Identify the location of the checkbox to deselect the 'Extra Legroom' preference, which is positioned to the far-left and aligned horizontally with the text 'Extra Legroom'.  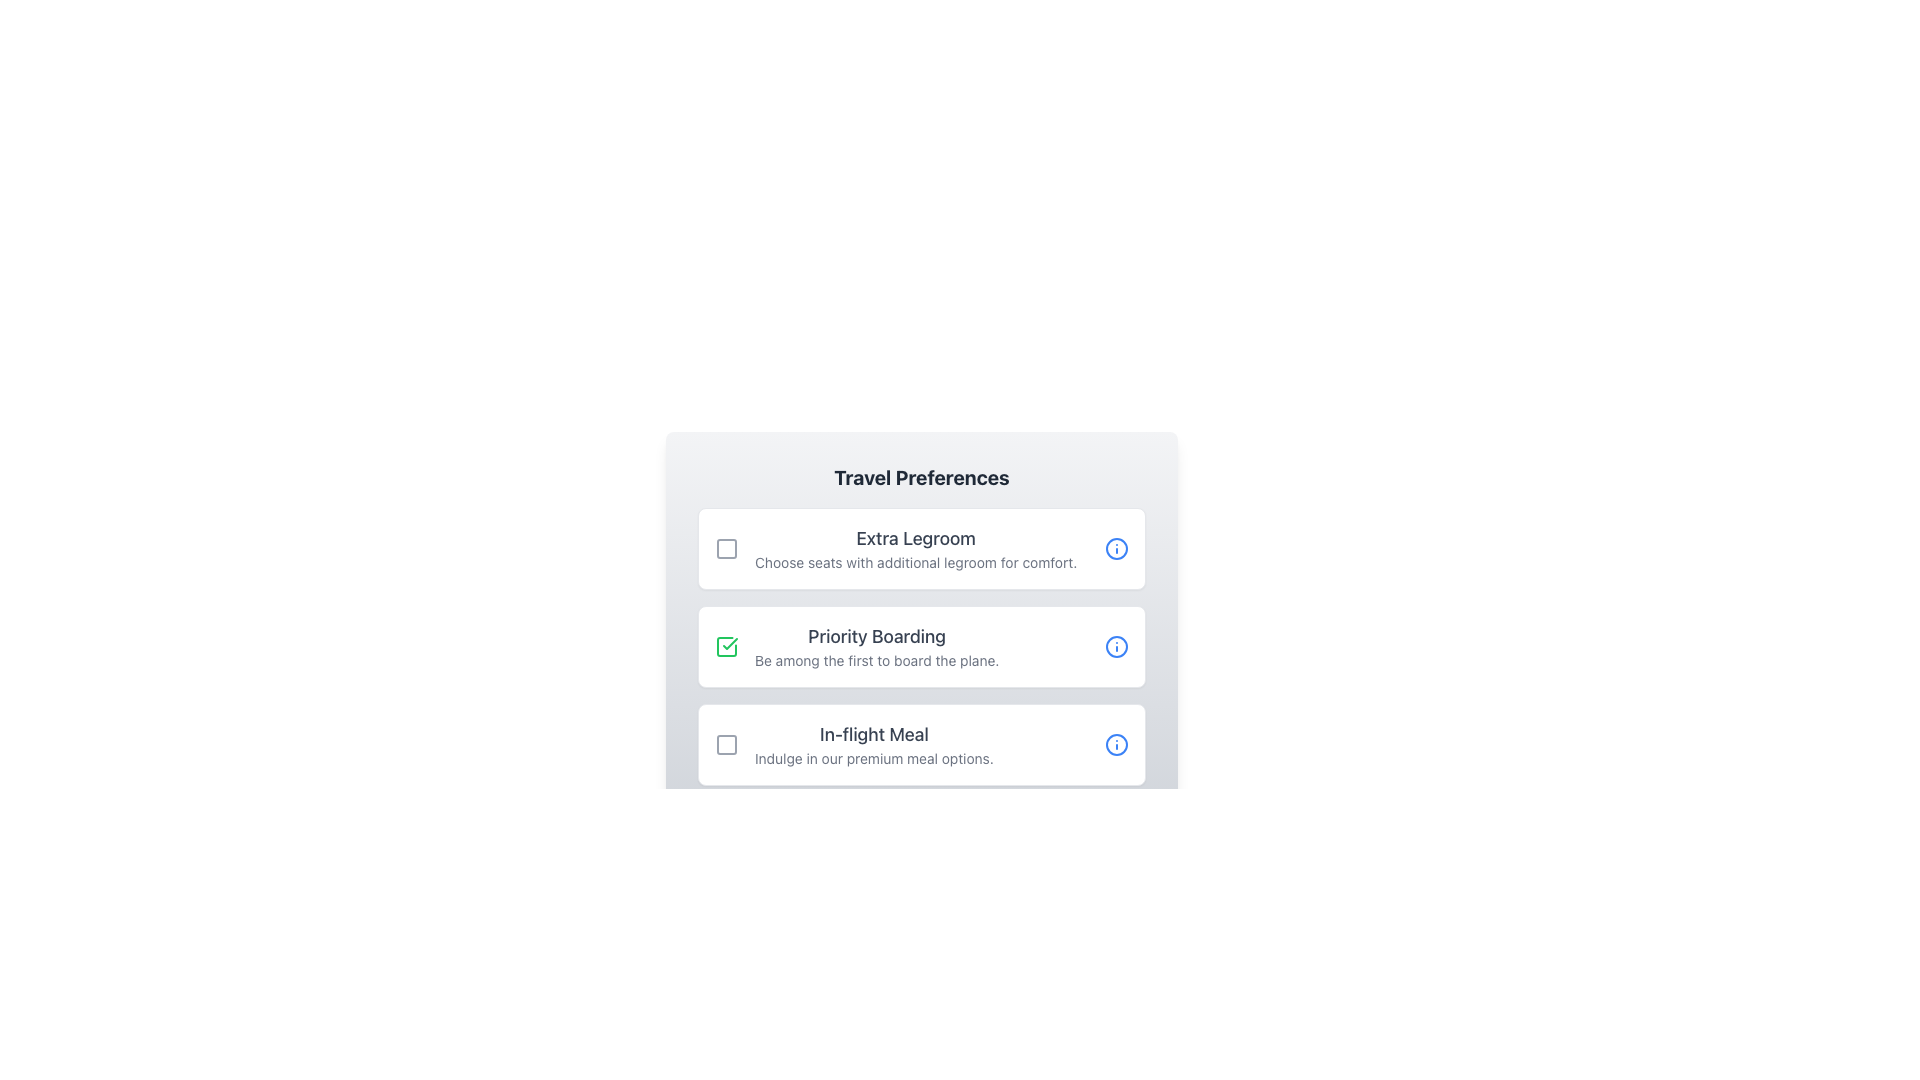
(725, 548).